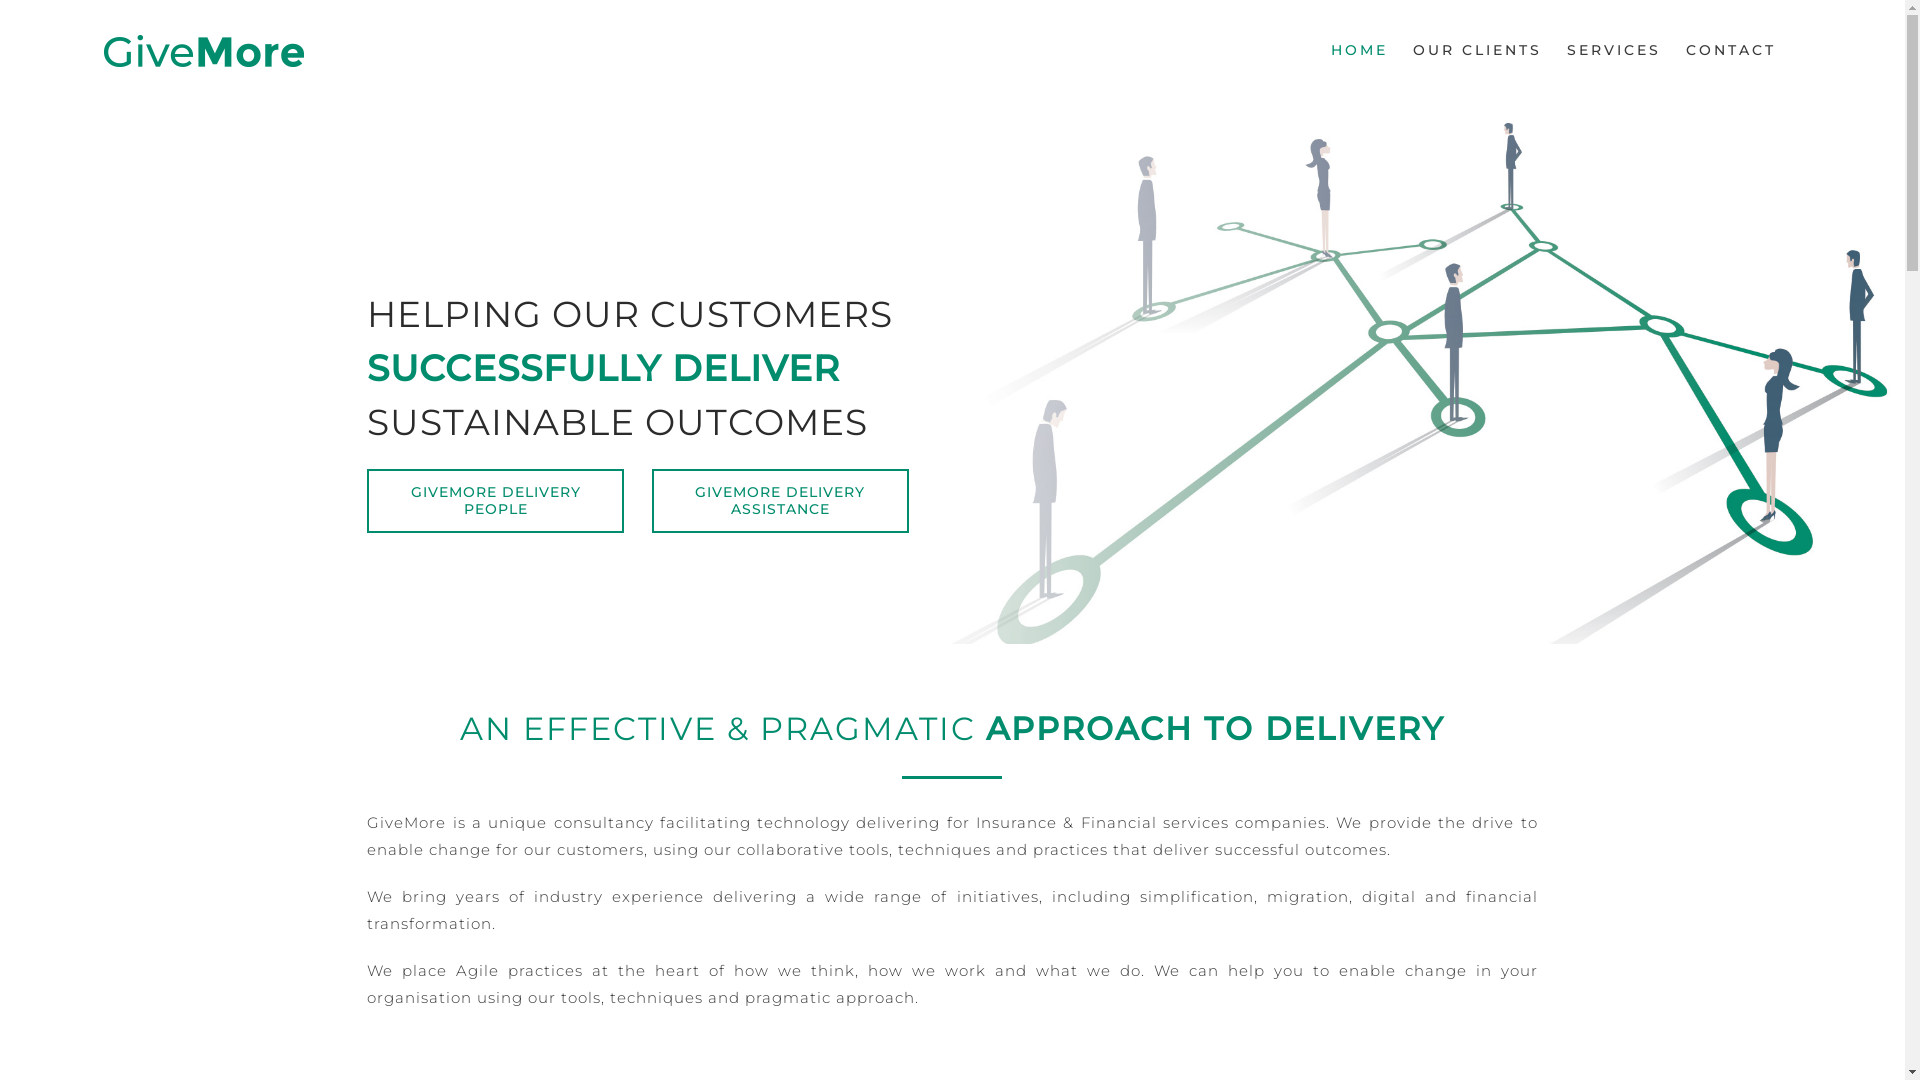 The height and width of the screenshot is (1080, 1920). I want to click on 'OUR CLIENTS', so click(1477, 48).